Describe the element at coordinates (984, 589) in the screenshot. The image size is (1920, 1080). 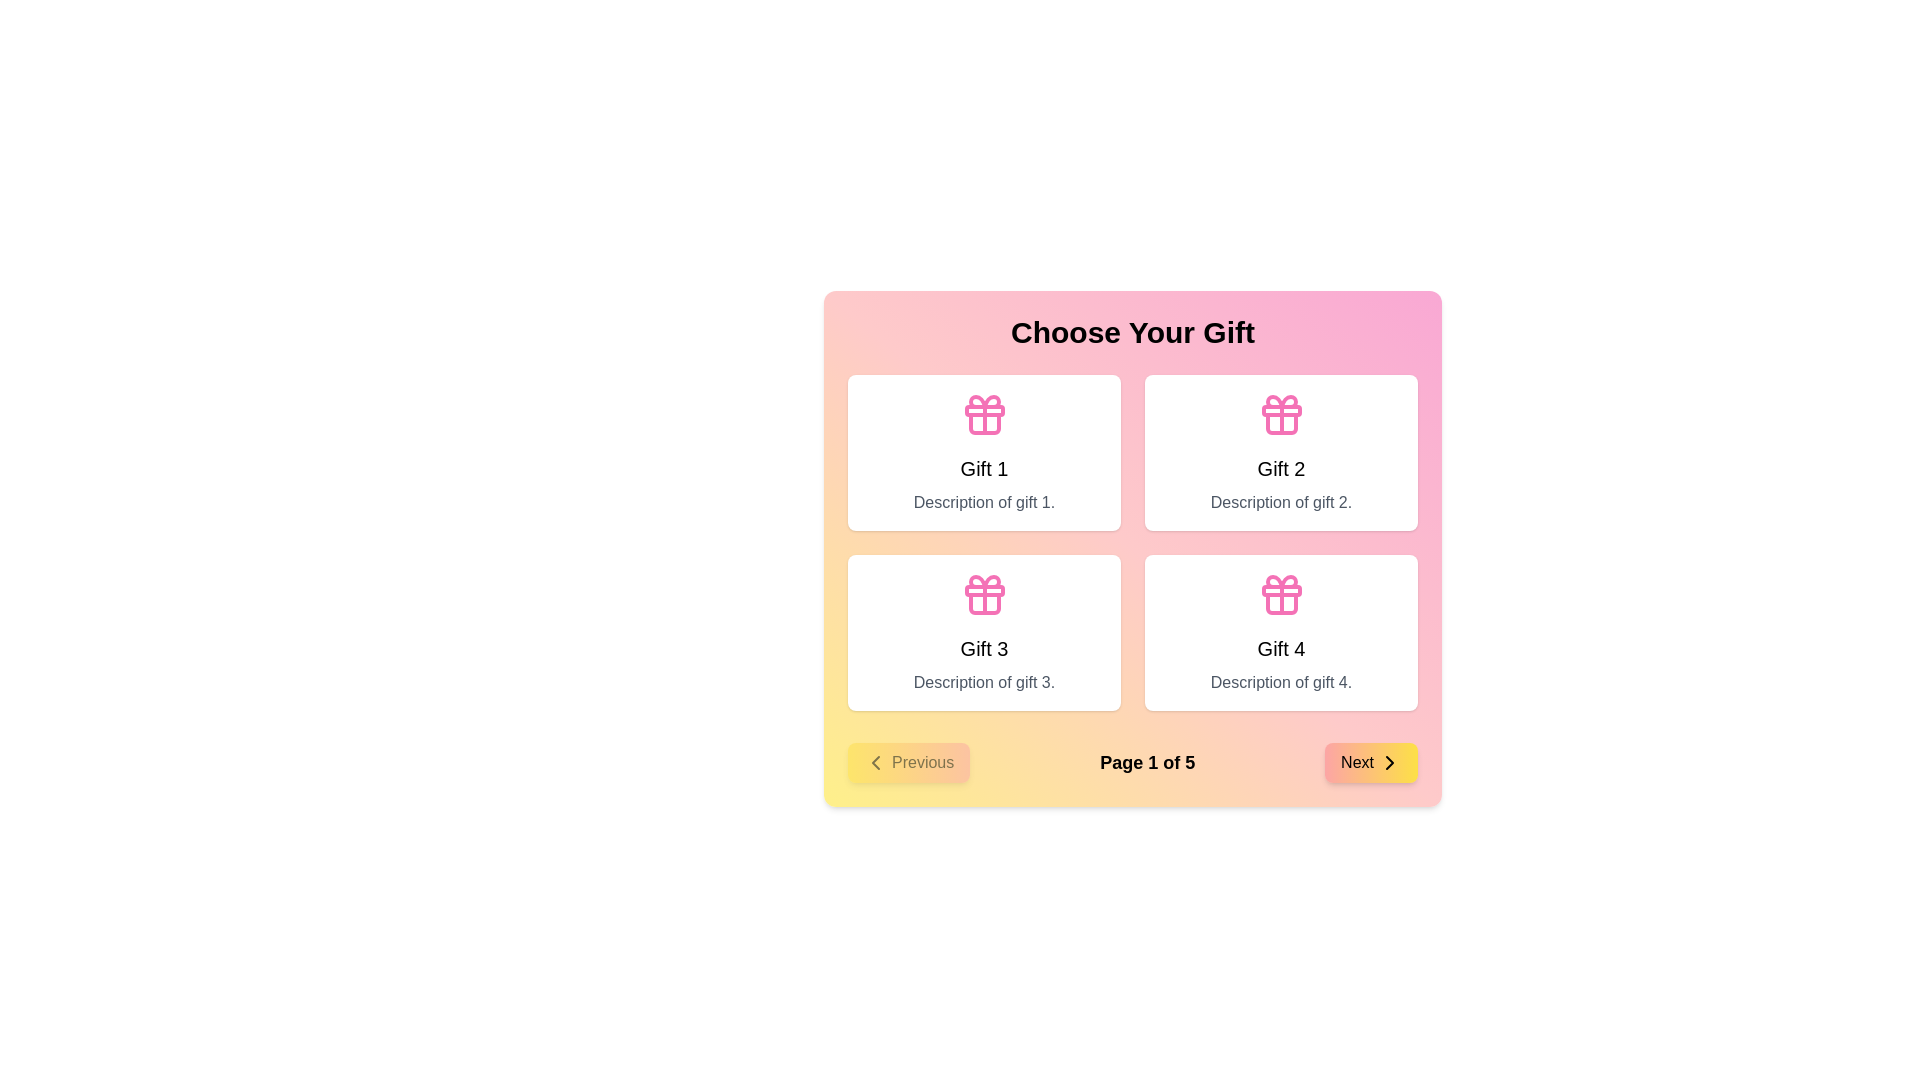
I see `the central horizontal pink rectangular bar of the gift icon located above the text 'Gift 1' in the top-left card of the grid layout` at that location.